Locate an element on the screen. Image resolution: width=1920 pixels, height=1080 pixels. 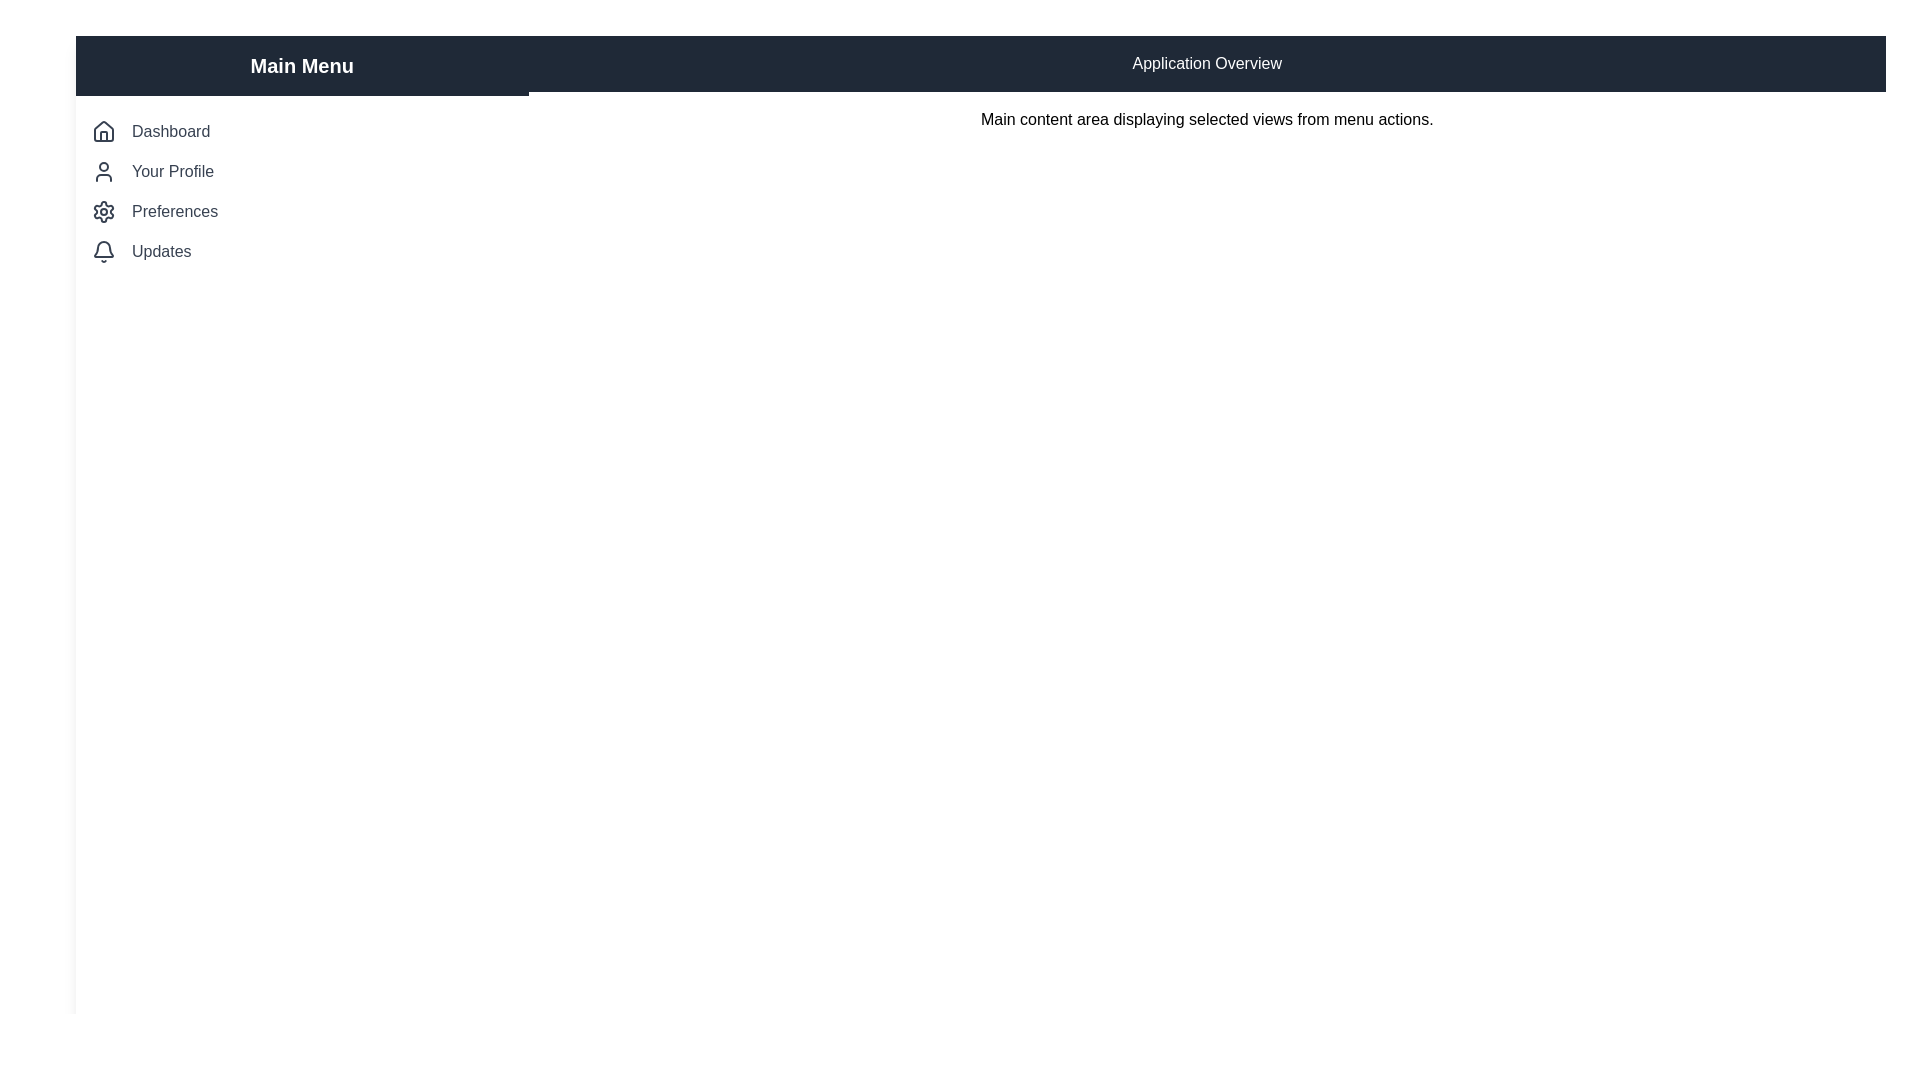
the 'Preferences' text label in the vertical navigation menu is located at coordinates (175, 212).